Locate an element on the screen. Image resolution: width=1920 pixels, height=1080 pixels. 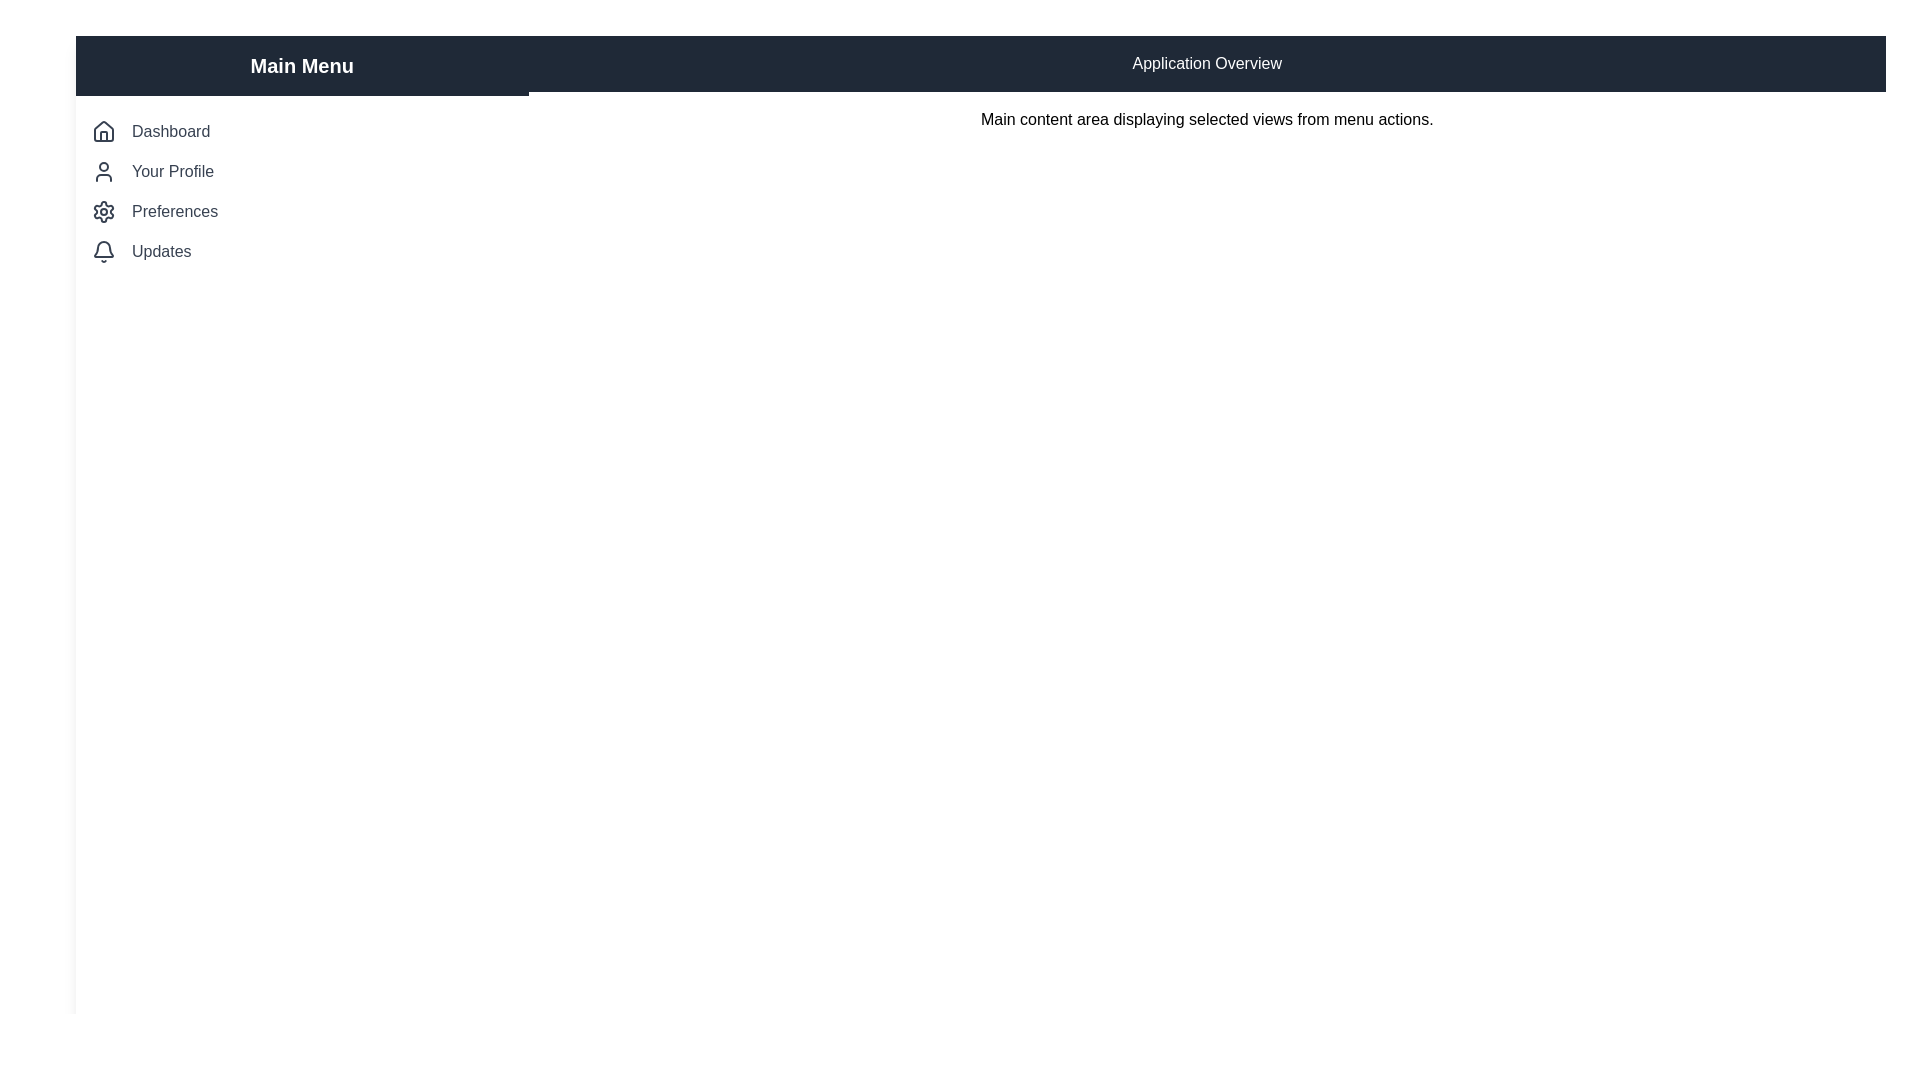
the 'Preferences' text label in the vertical navigation menu is located at coordinates (175, 212).